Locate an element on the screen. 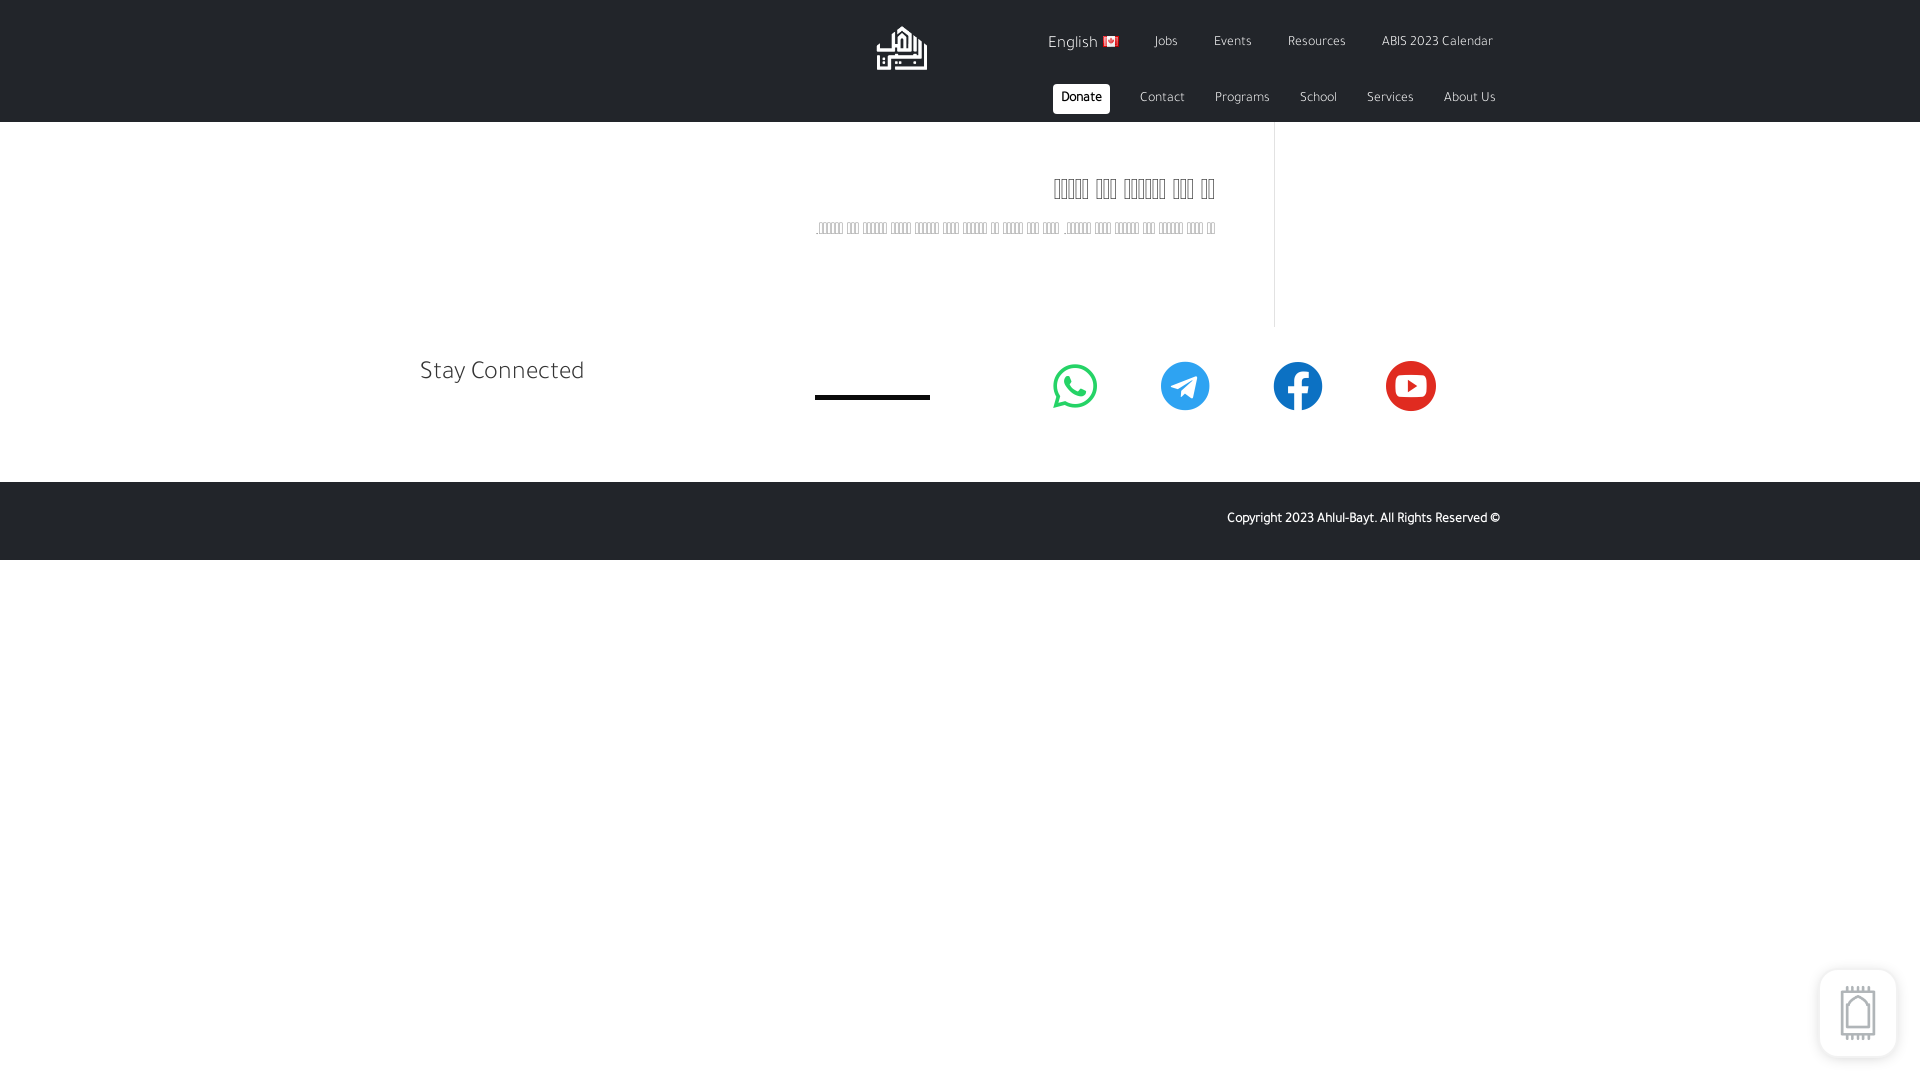 This screenshot has width=1920, height=1080. 'About Us' is located at coordinates (1469, 99).